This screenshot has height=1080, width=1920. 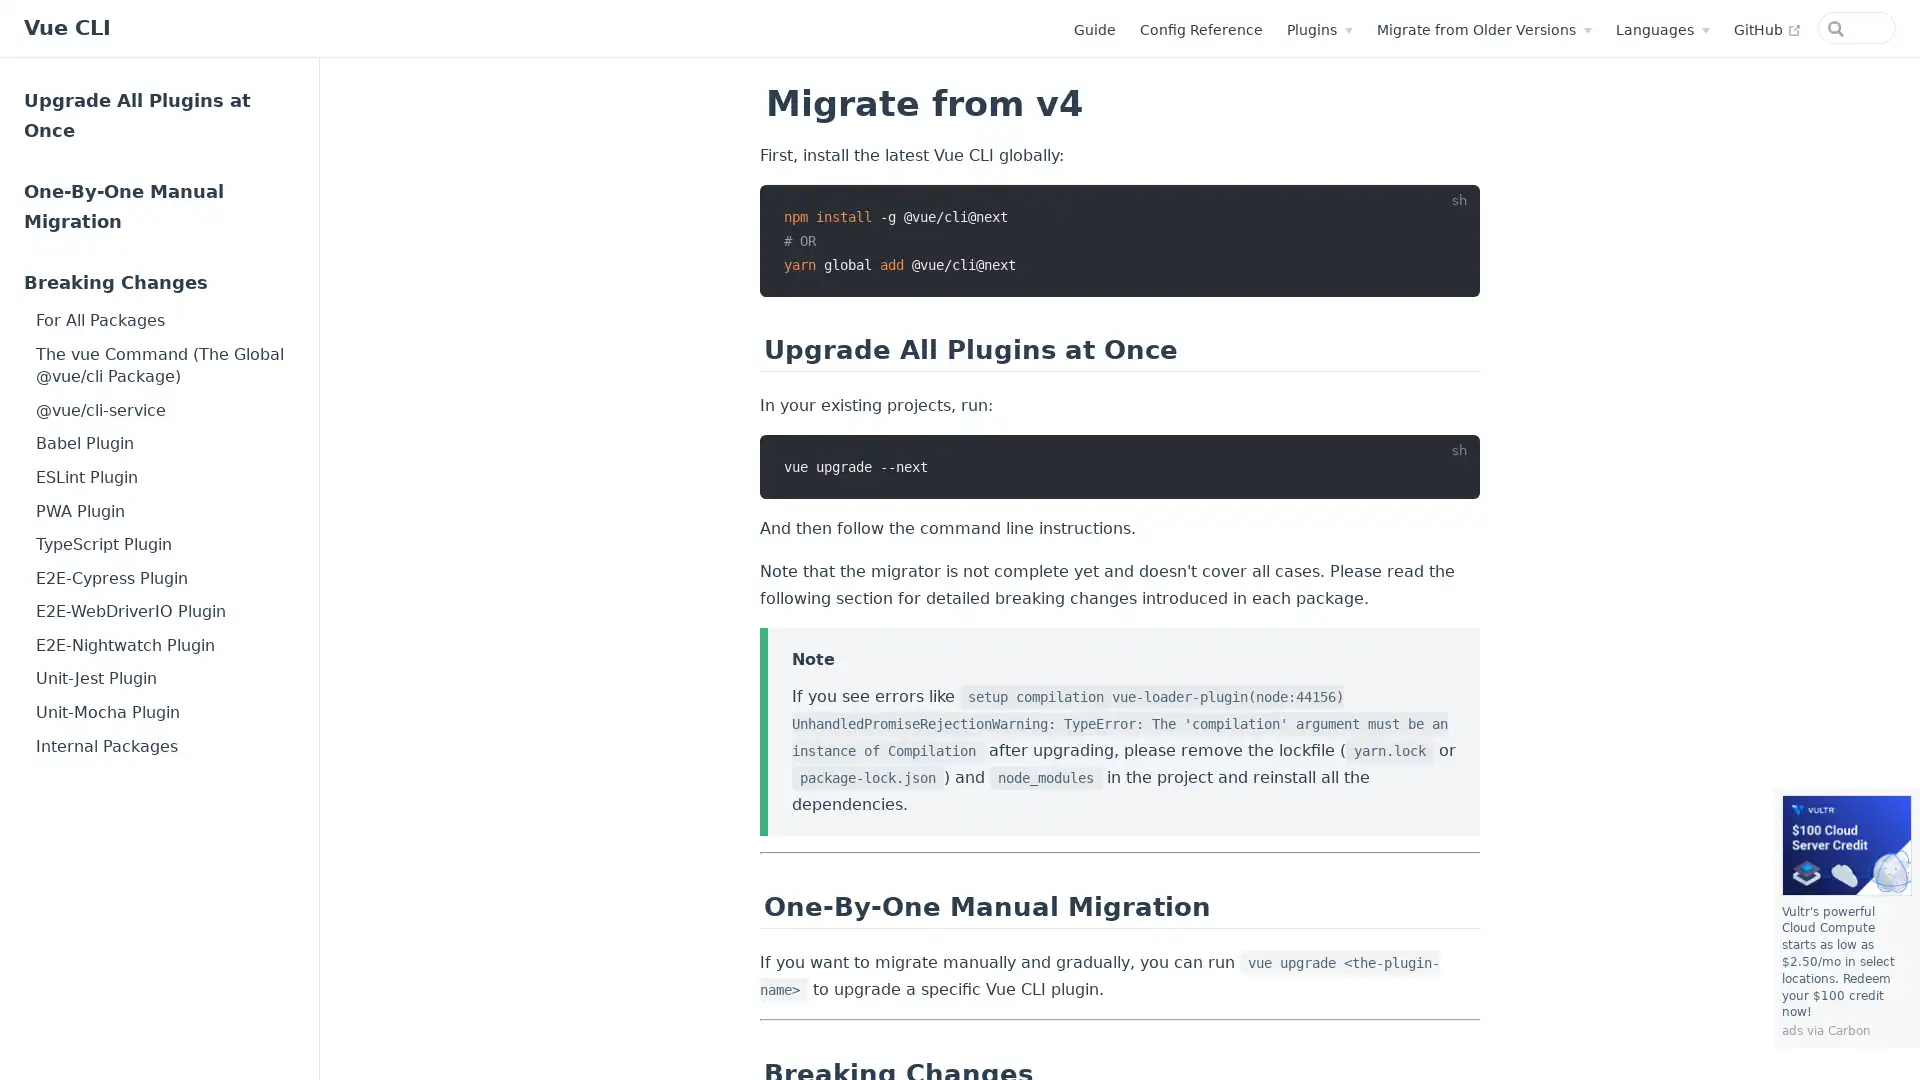 I want to click on Plugins, so click(x=1237, y=30).